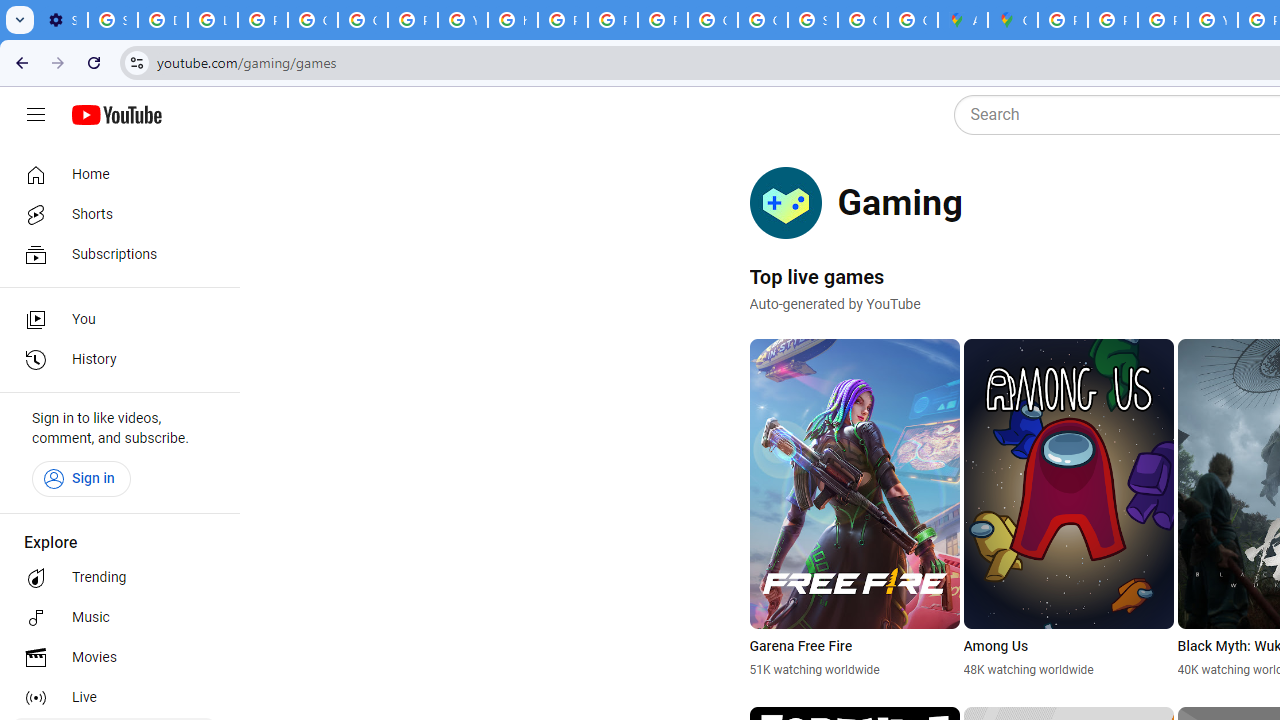  I want to click on 'YouTube', so click(1211, 20).